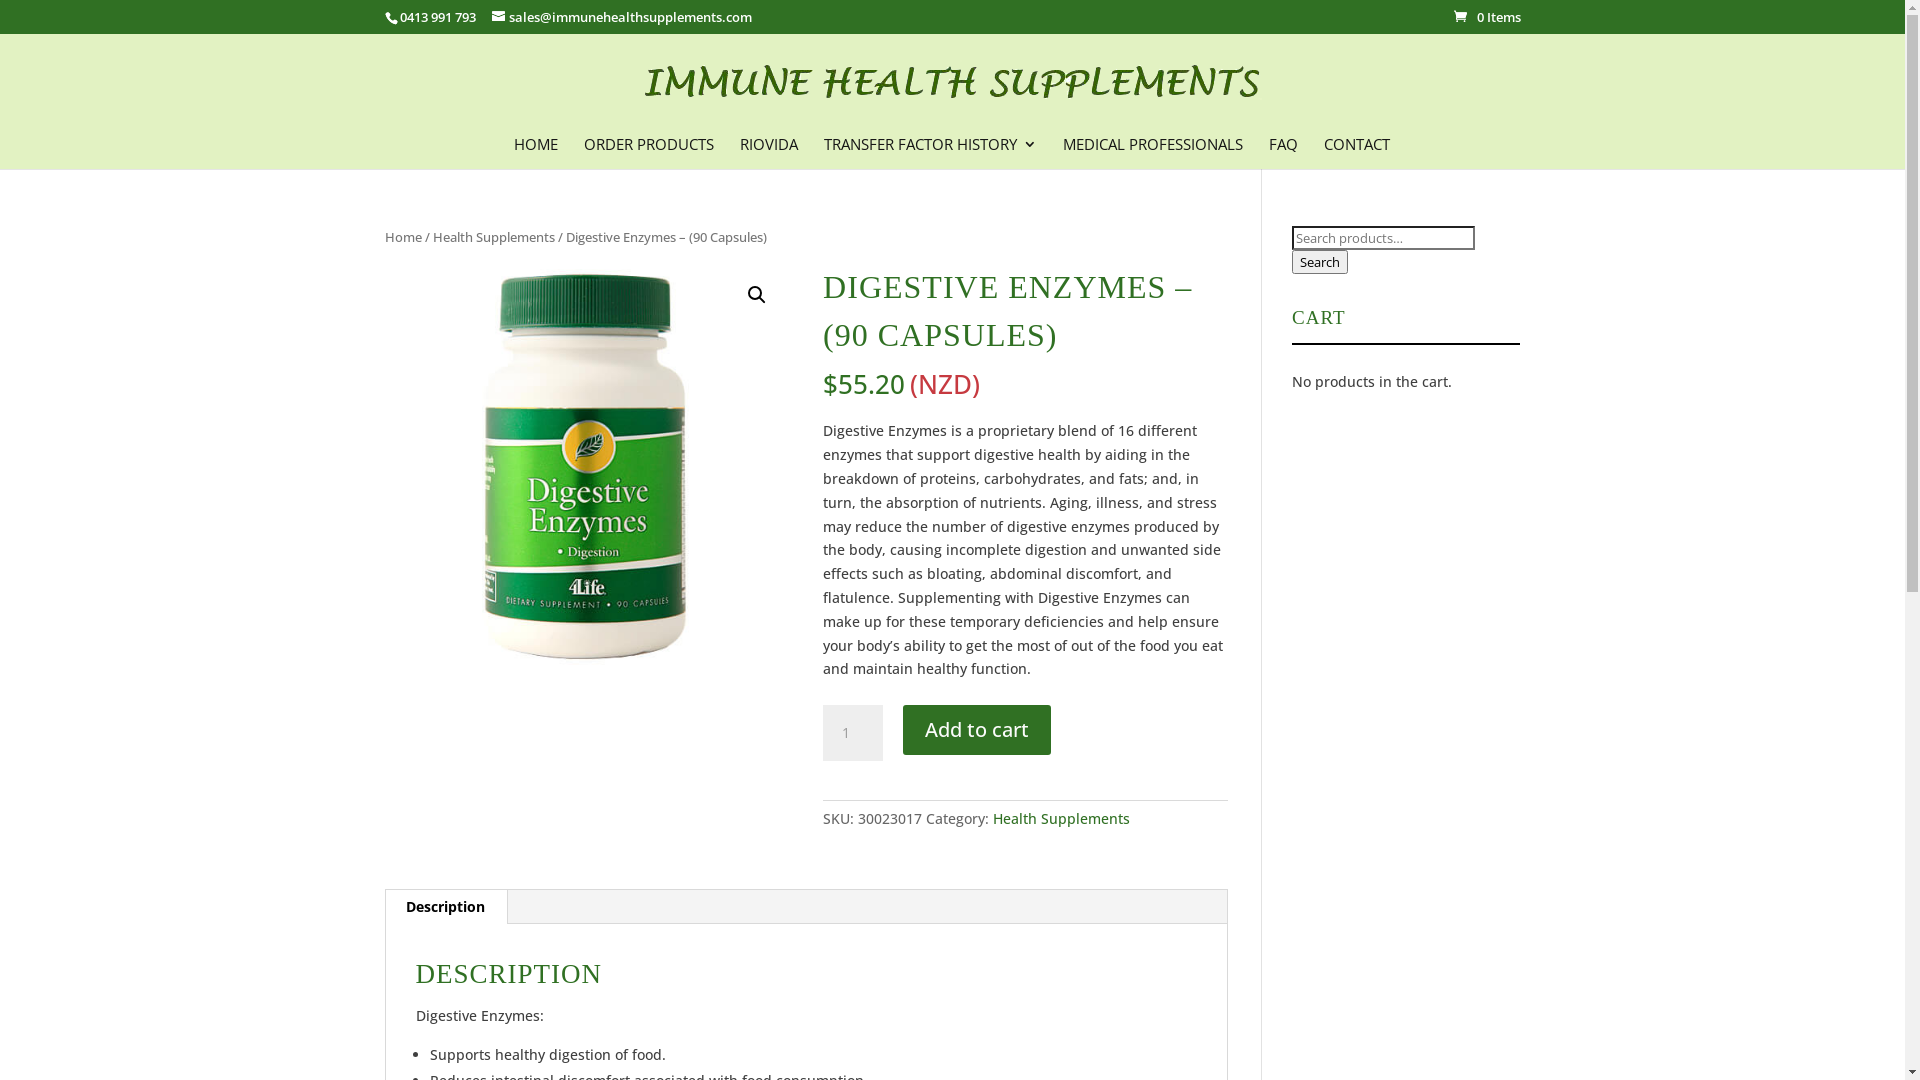 This screenshot has width=1920, height=1080. I want to click on 'Digestive Enzymes - 90 capsules', so click(585, 465).